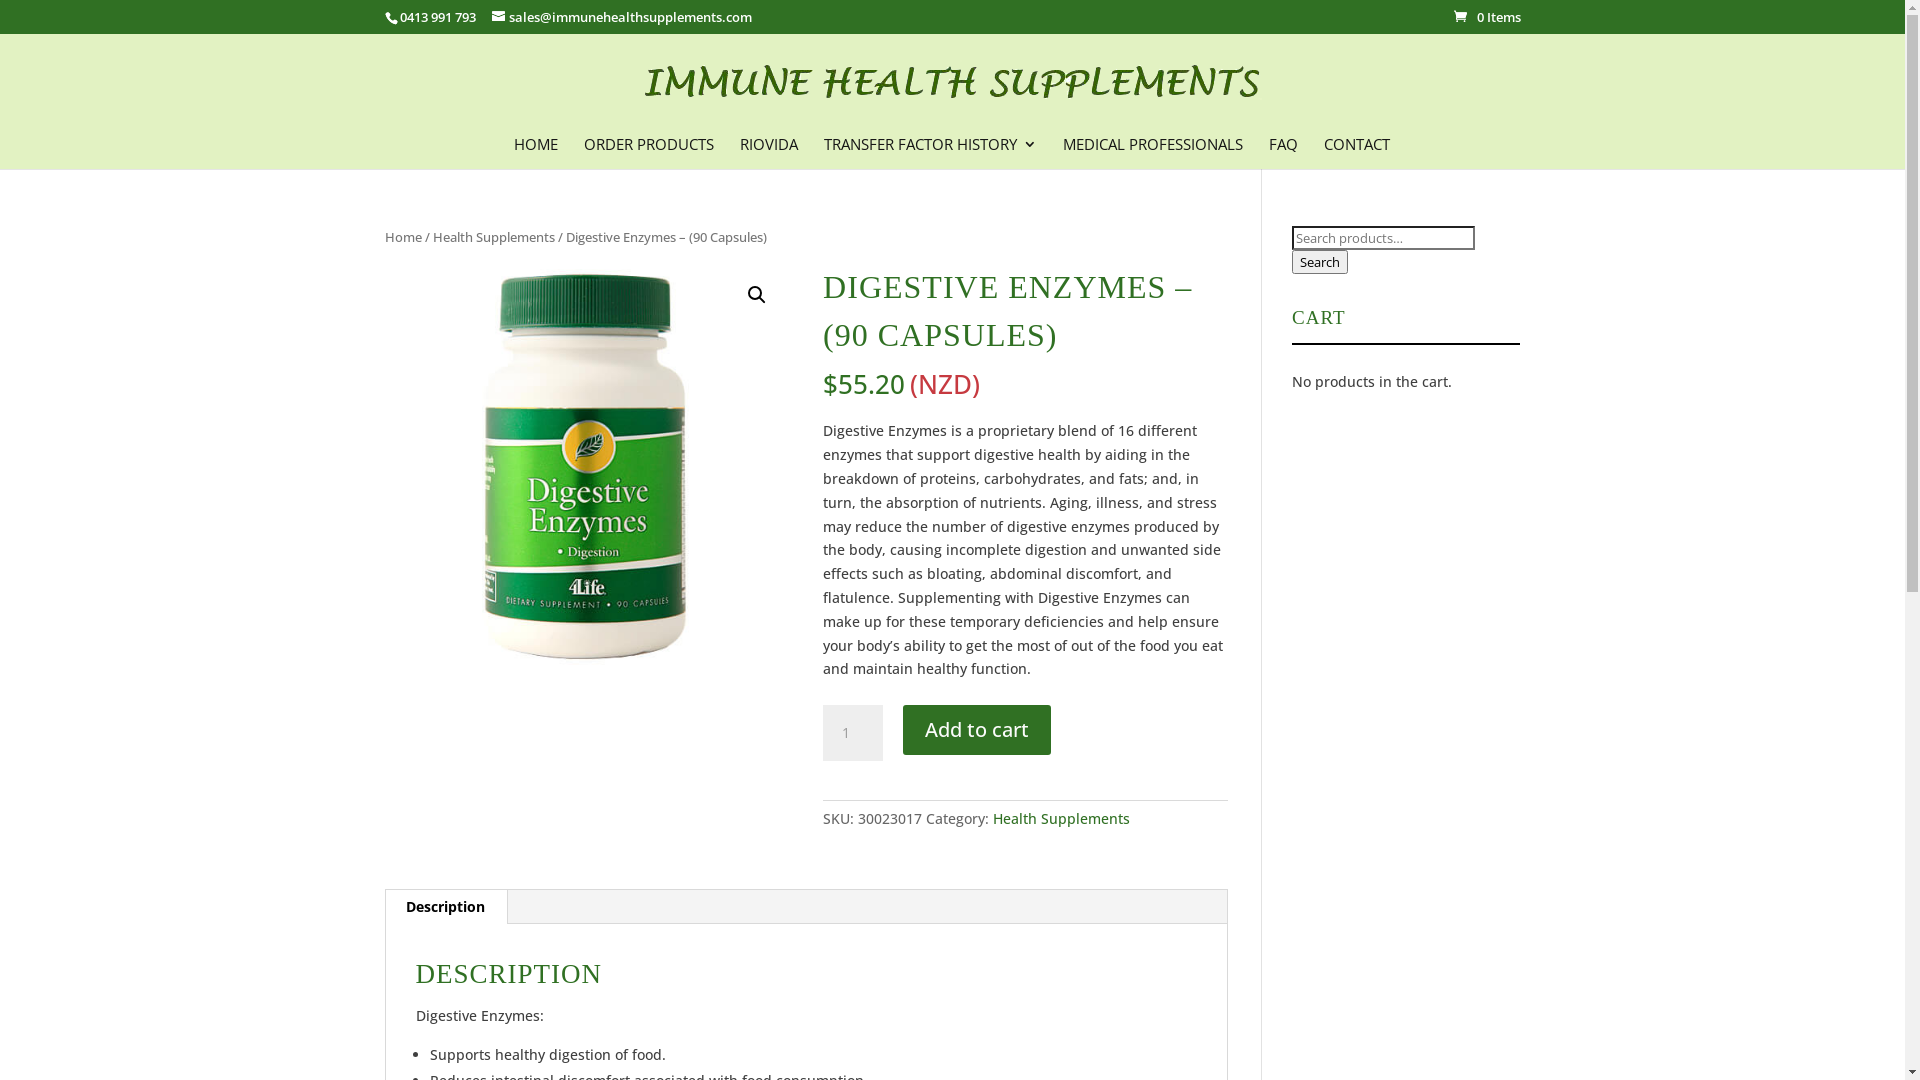 This screenshot has width=1920, height=1080. I want to click on 'Digestive Enzymes - 90 capsules', so click(585, 465).